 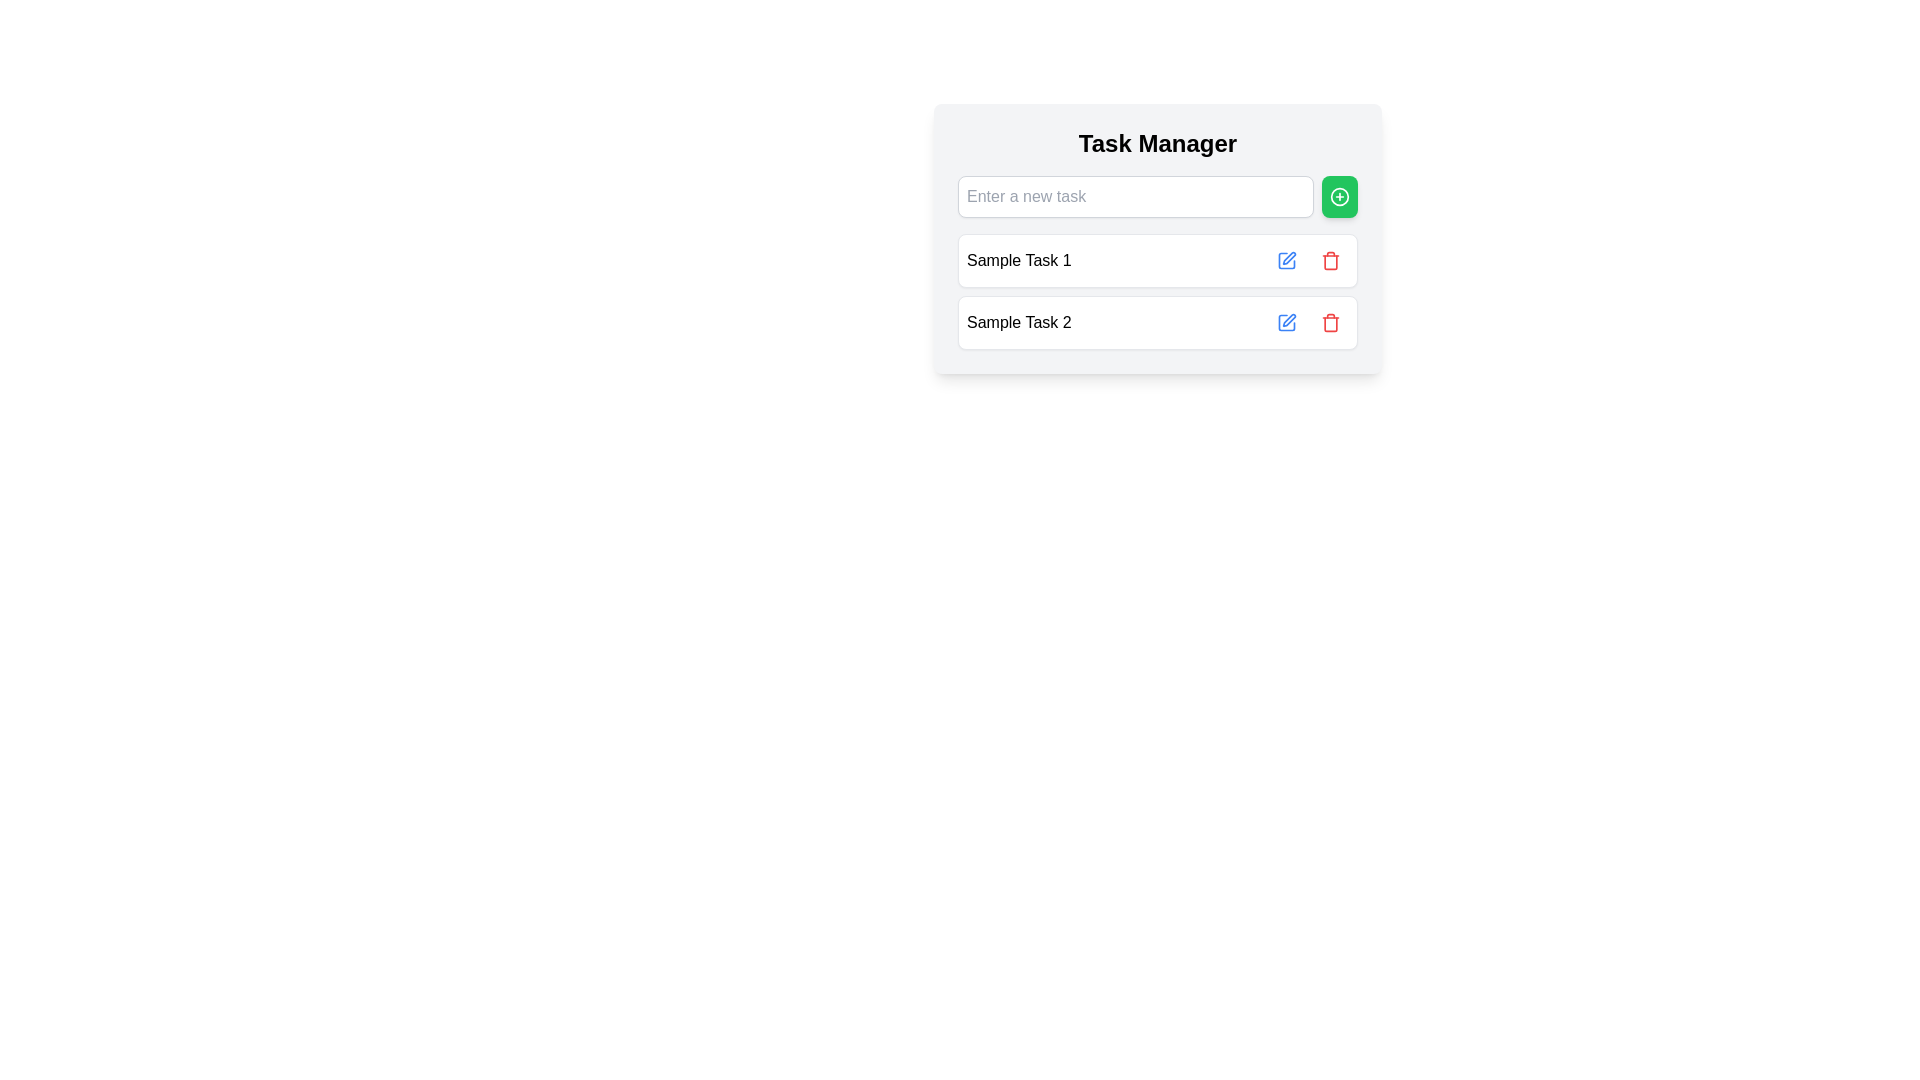 What do you see at coordinates (1019, 260) in the screenshot?
I see `the text label displaying 'Sample Task 1' in the task card located in the upper section of the task list interface` at bounding box center [1019, 260].